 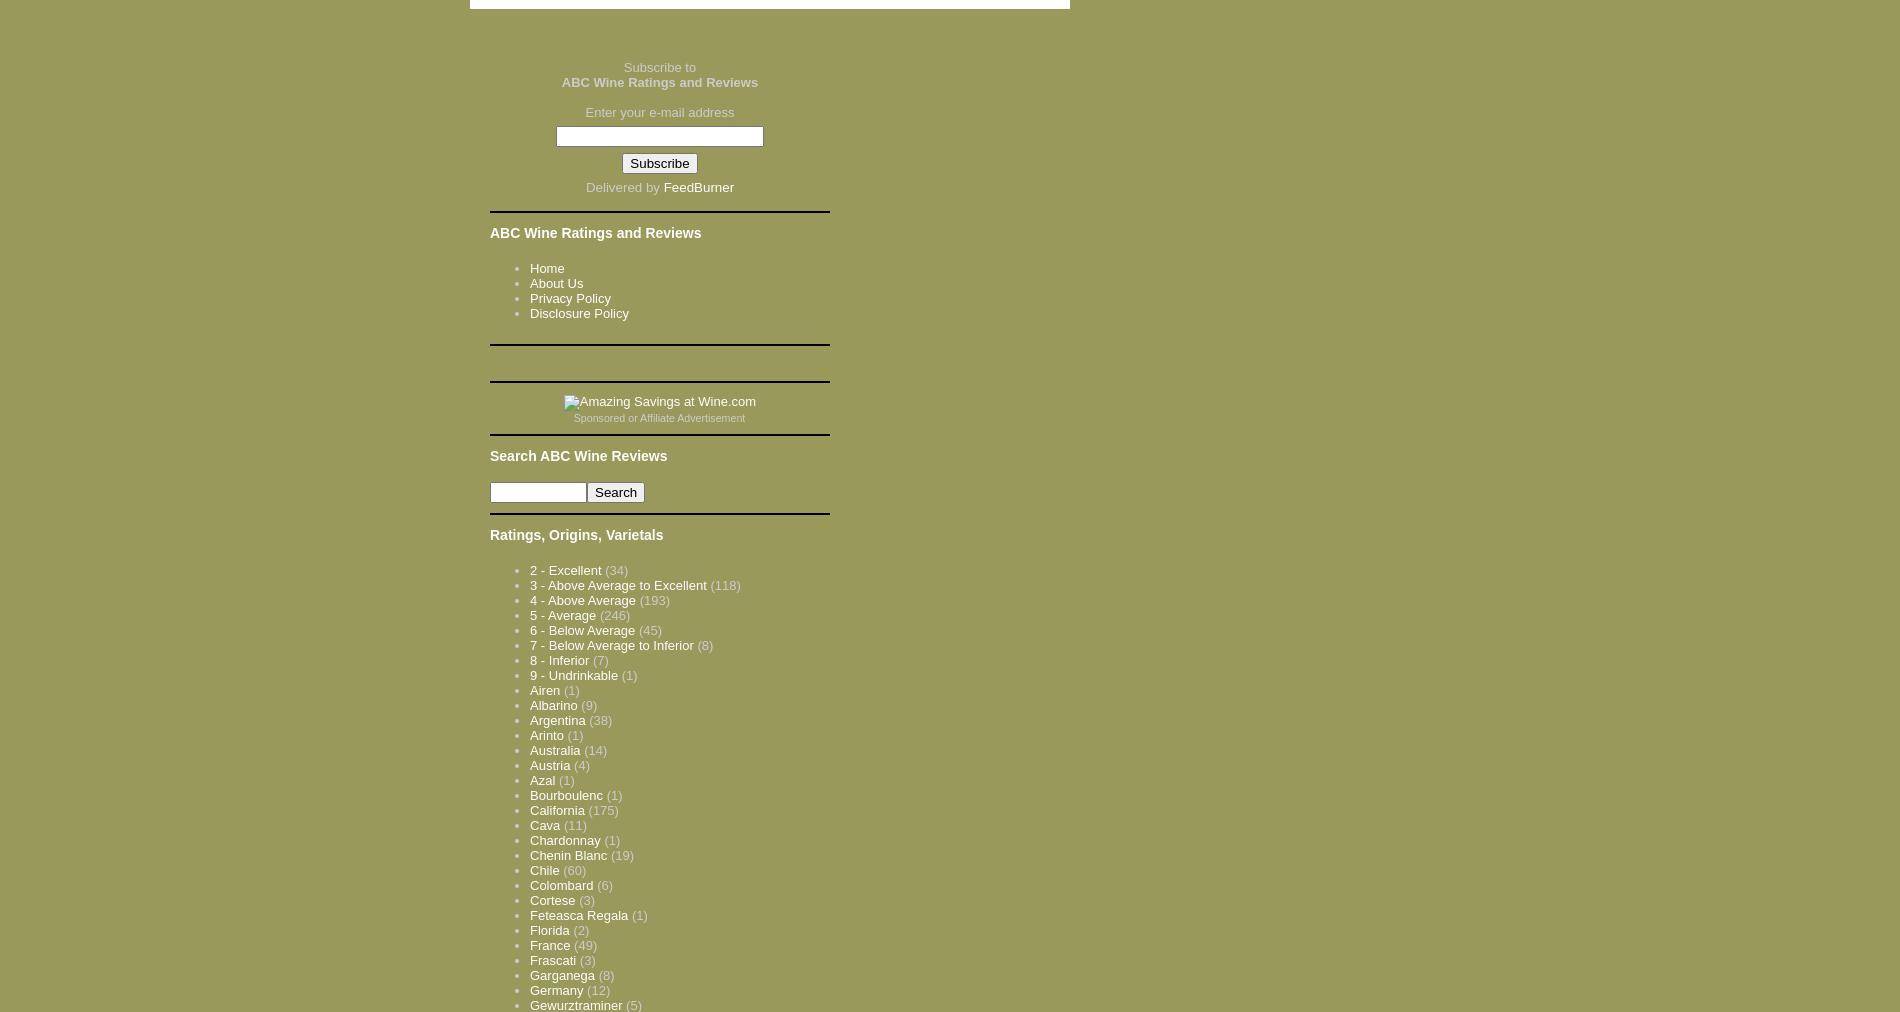 I want to click on 'Home', so click(x=547, y=266).